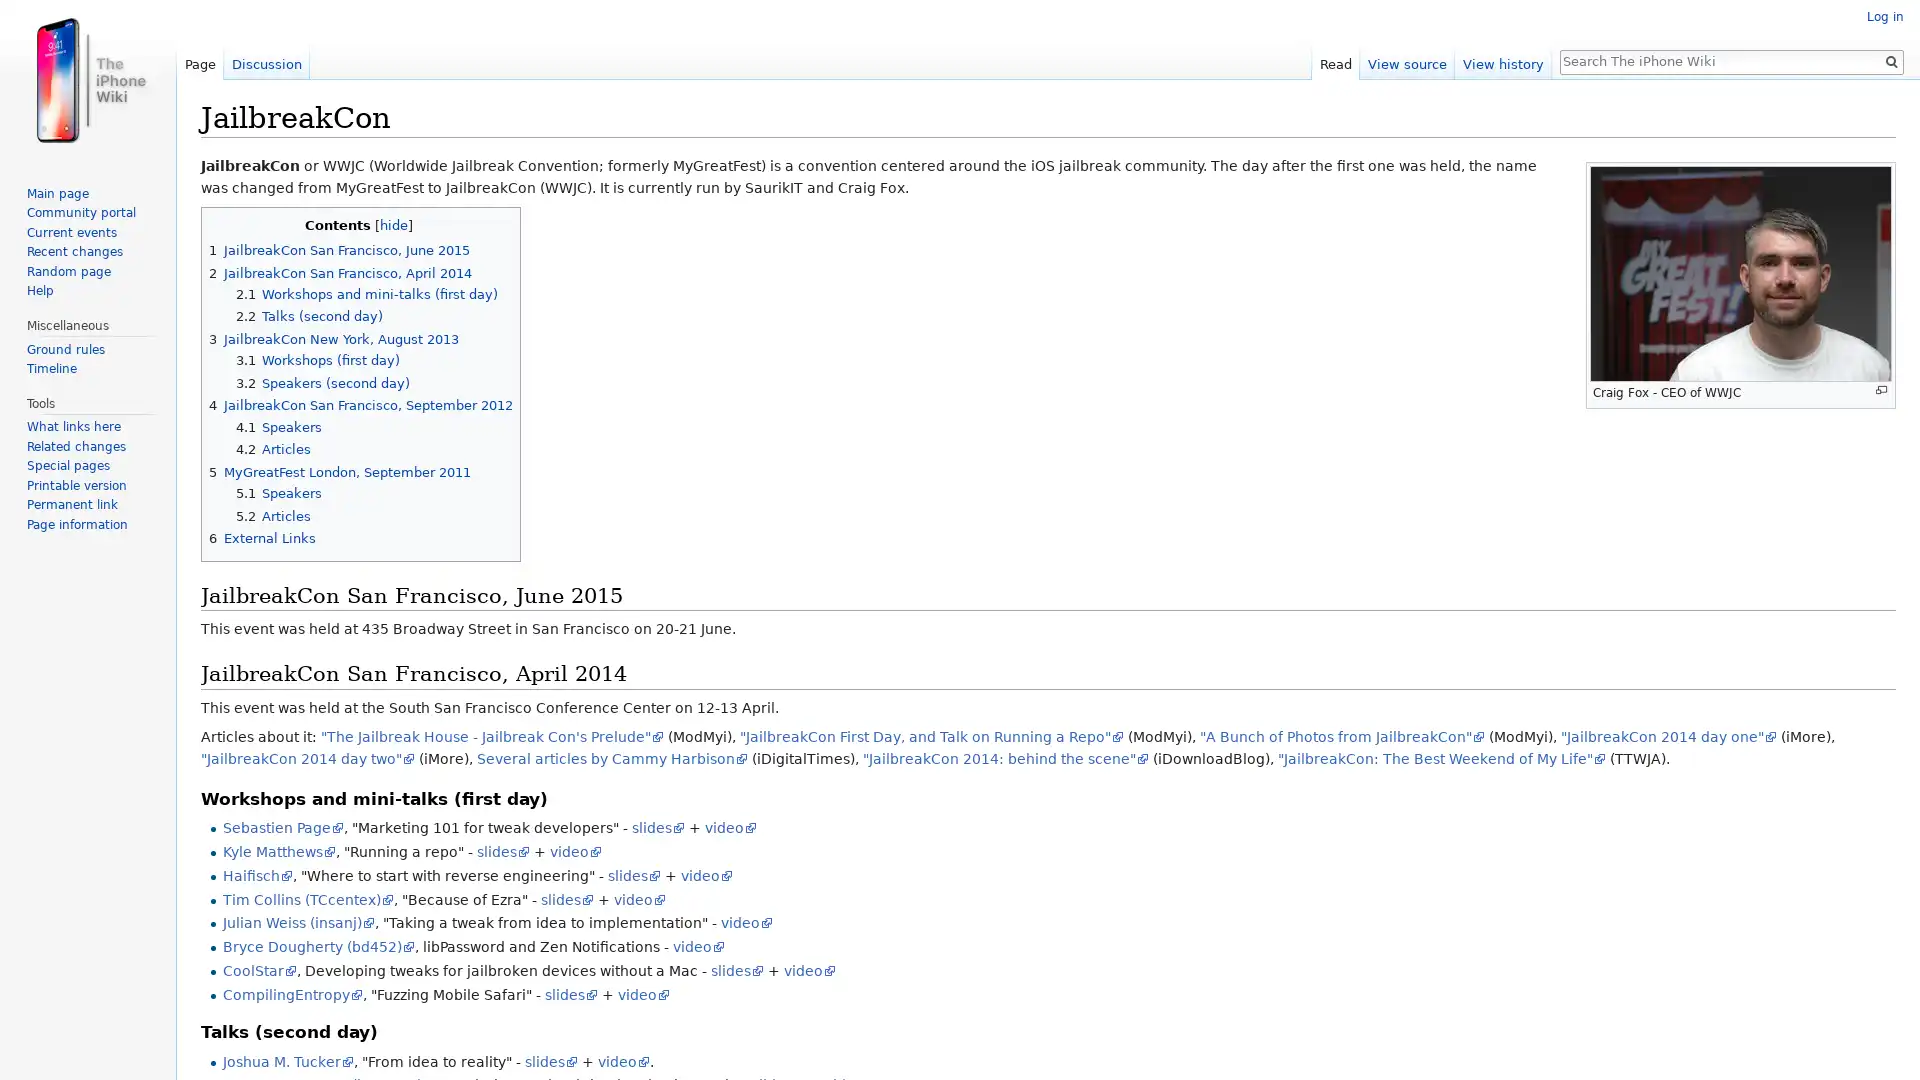 Image resolution: width=1920 pixels, height=1080 pixels. I want to click on Go, so click(1890, 60).